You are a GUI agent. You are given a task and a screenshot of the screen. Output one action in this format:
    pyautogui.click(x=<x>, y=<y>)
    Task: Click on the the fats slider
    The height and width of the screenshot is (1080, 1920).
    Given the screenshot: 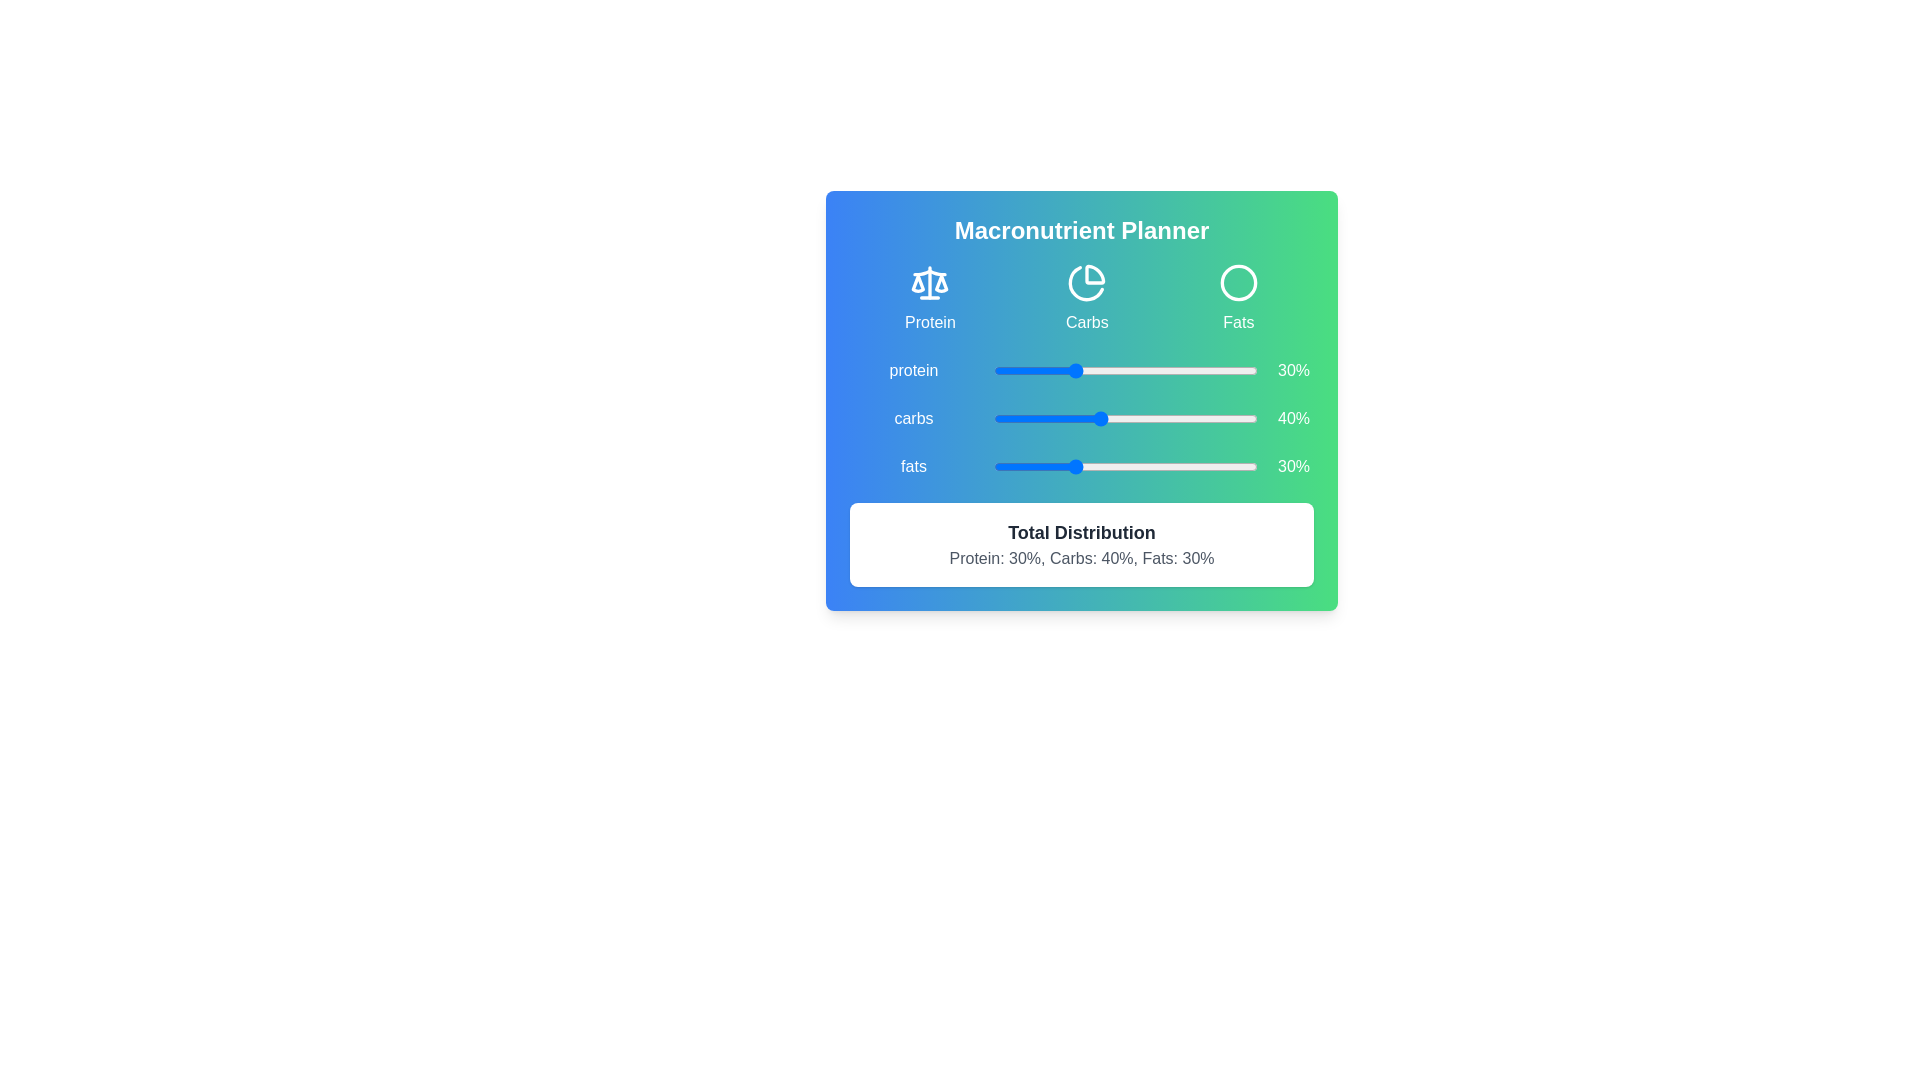 What is the action you would take?
    pyautogui.click(x=1152, y=466)
    